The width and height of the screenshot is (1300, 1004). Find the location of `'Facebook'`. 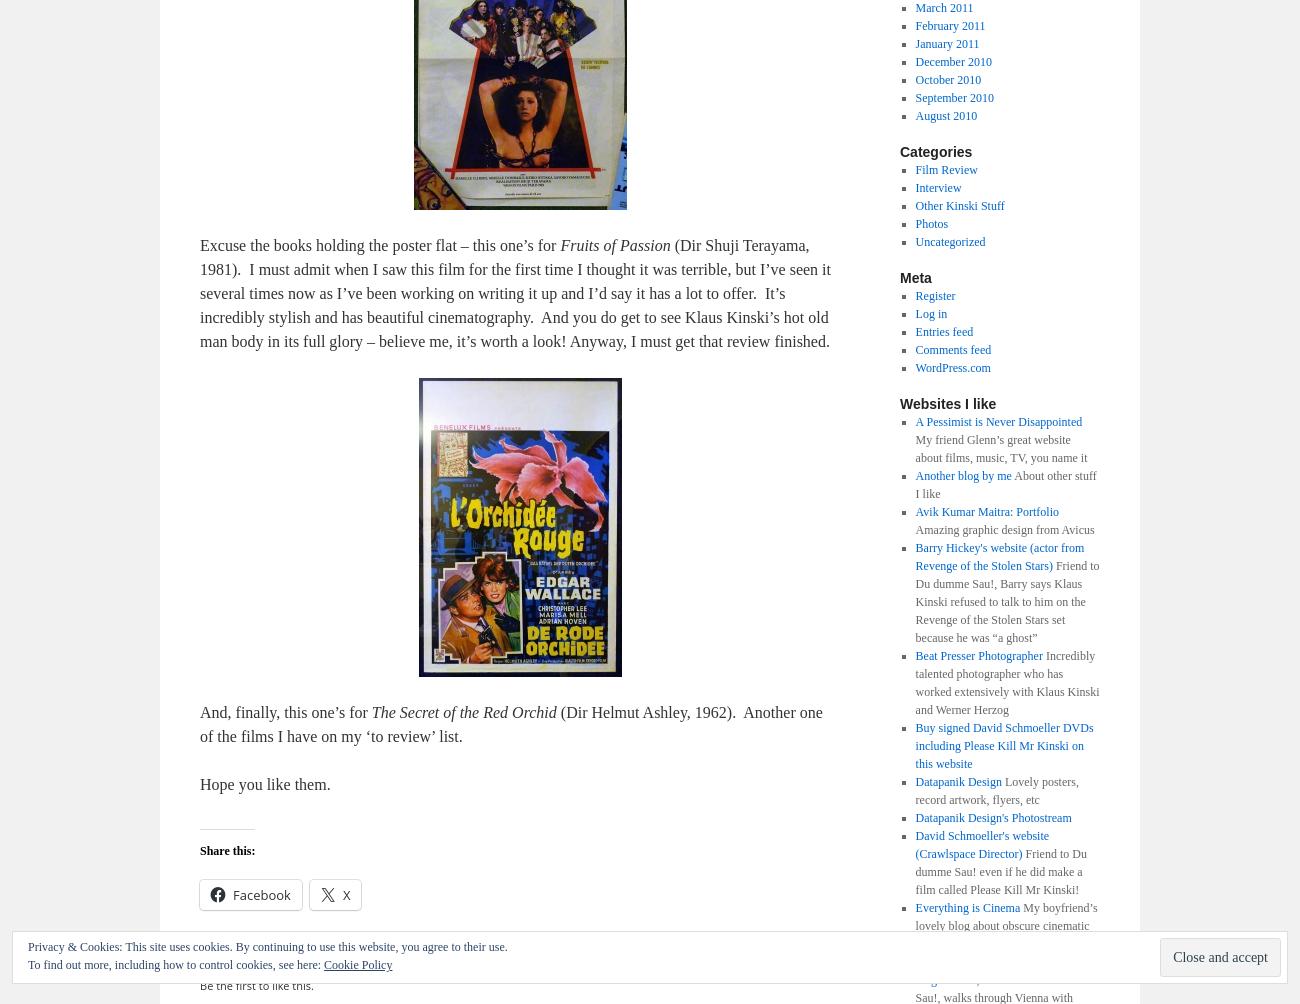

'Facebook' is located at coordinates (260, 893).